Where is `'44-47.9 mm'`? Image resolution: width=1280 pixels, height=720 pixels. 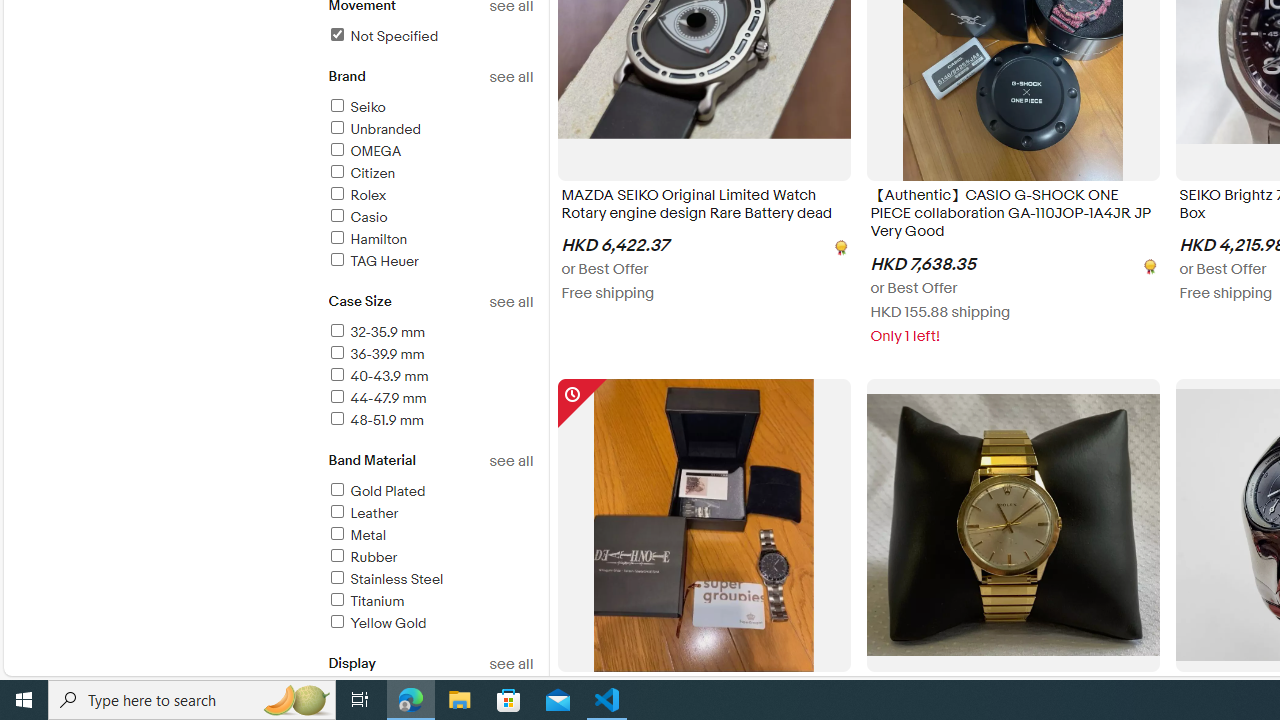 '44-47.9 mm' is located at coordinates (429, 399).